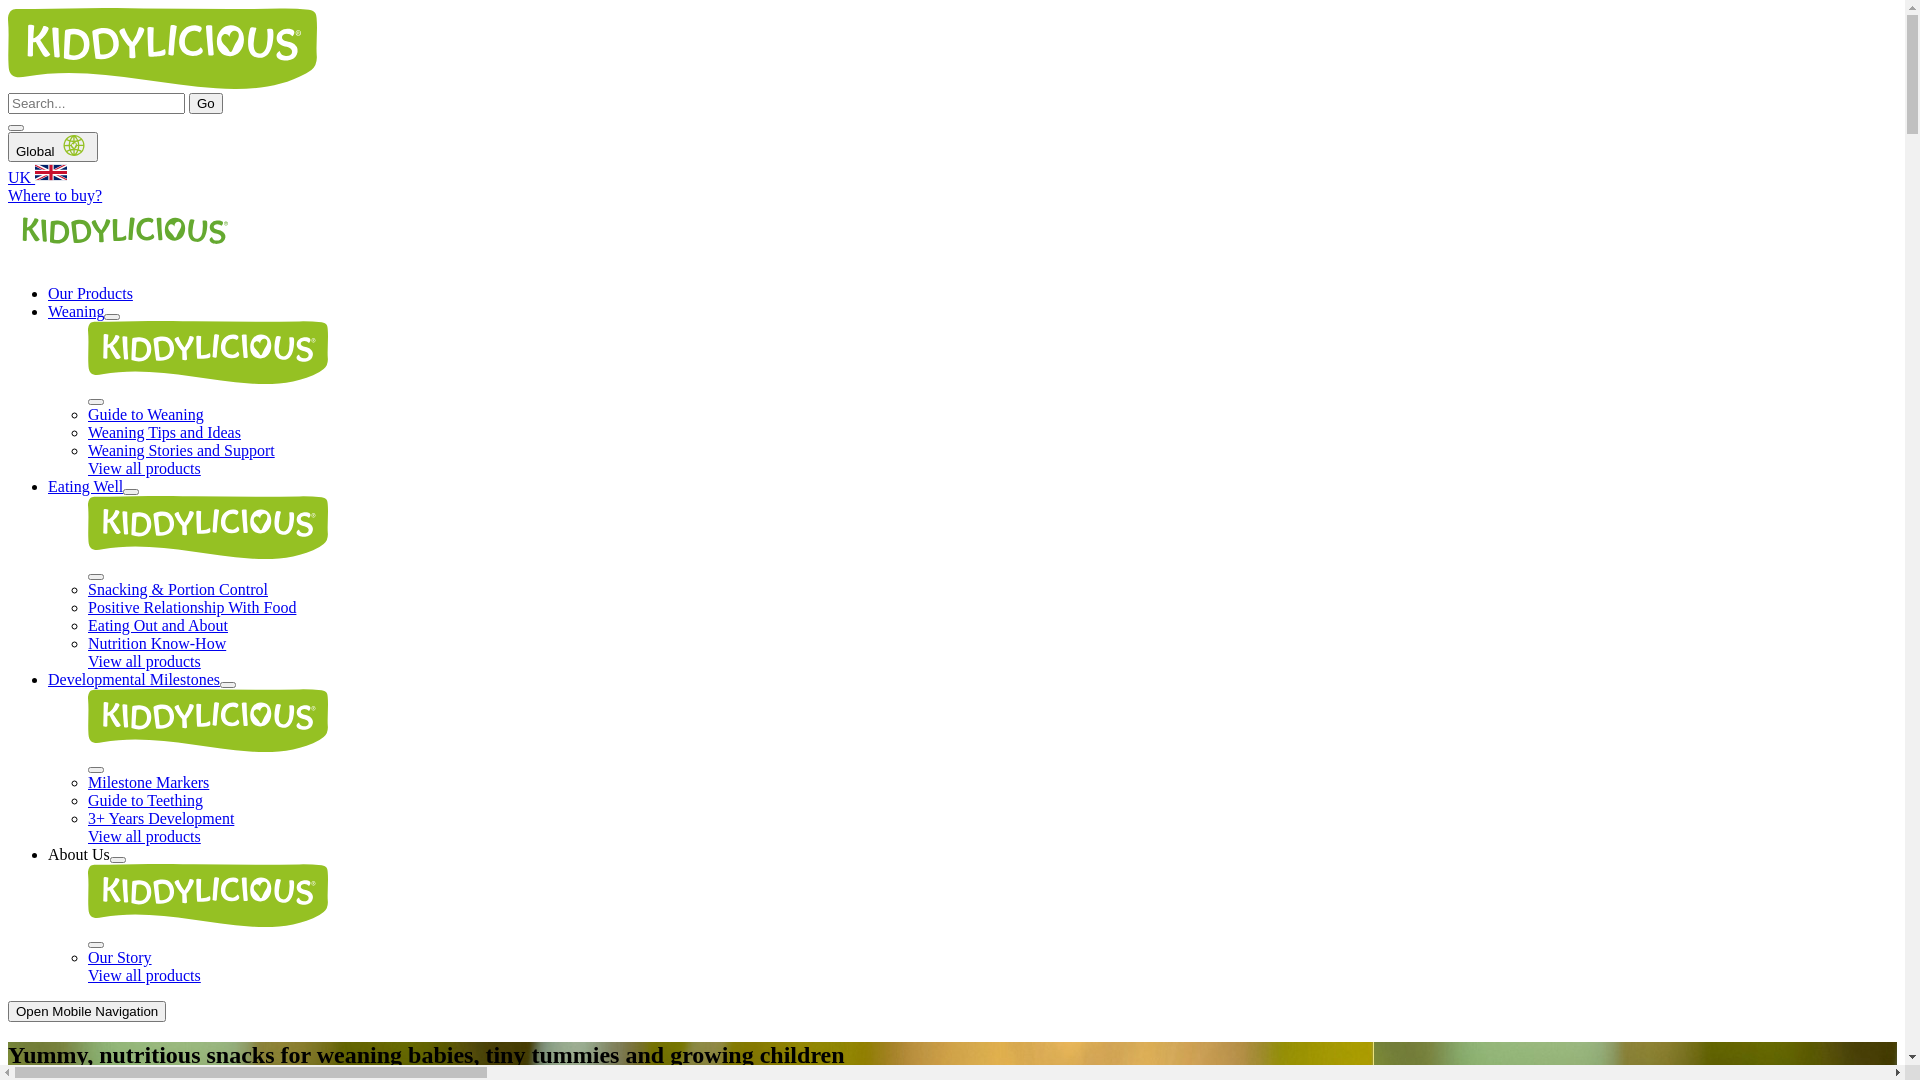 Image resolution: width=1920 pixels, height=1080 pixels. Describe the element at coordinates (161, 818) in the screenshot. I see `'3+ Years Development'` at that location.